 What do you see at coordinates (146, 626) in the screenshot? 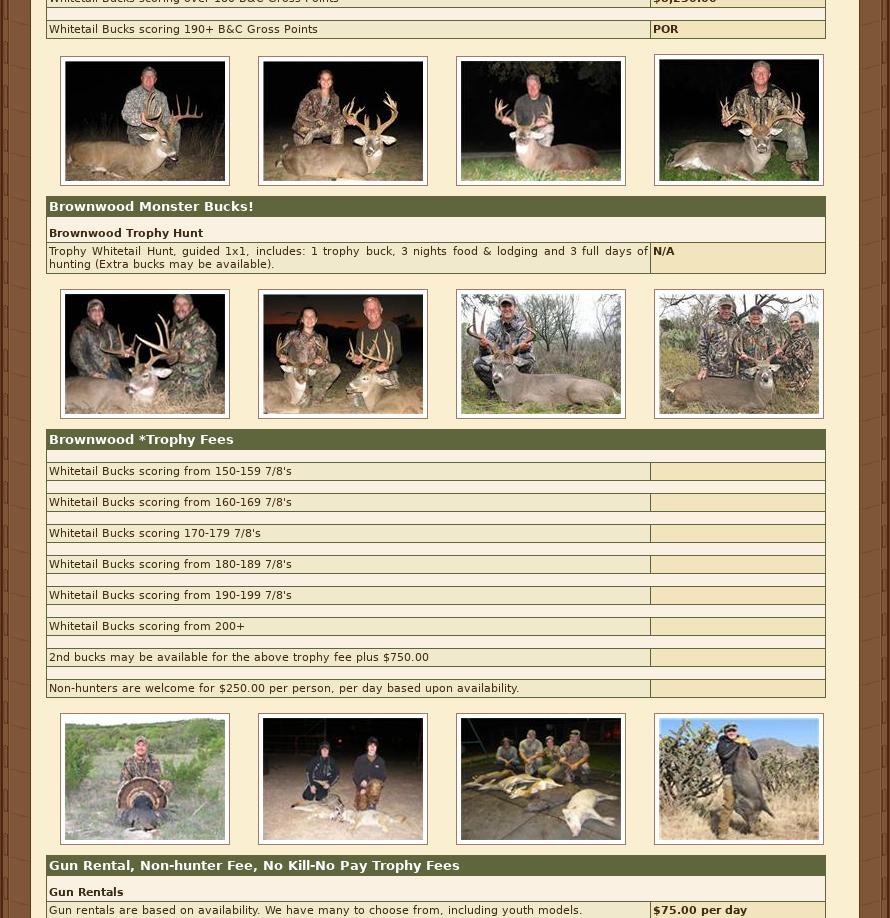
I see `'Whitetail Bucks scoring from 200+'` at bounding box center [146, 626].